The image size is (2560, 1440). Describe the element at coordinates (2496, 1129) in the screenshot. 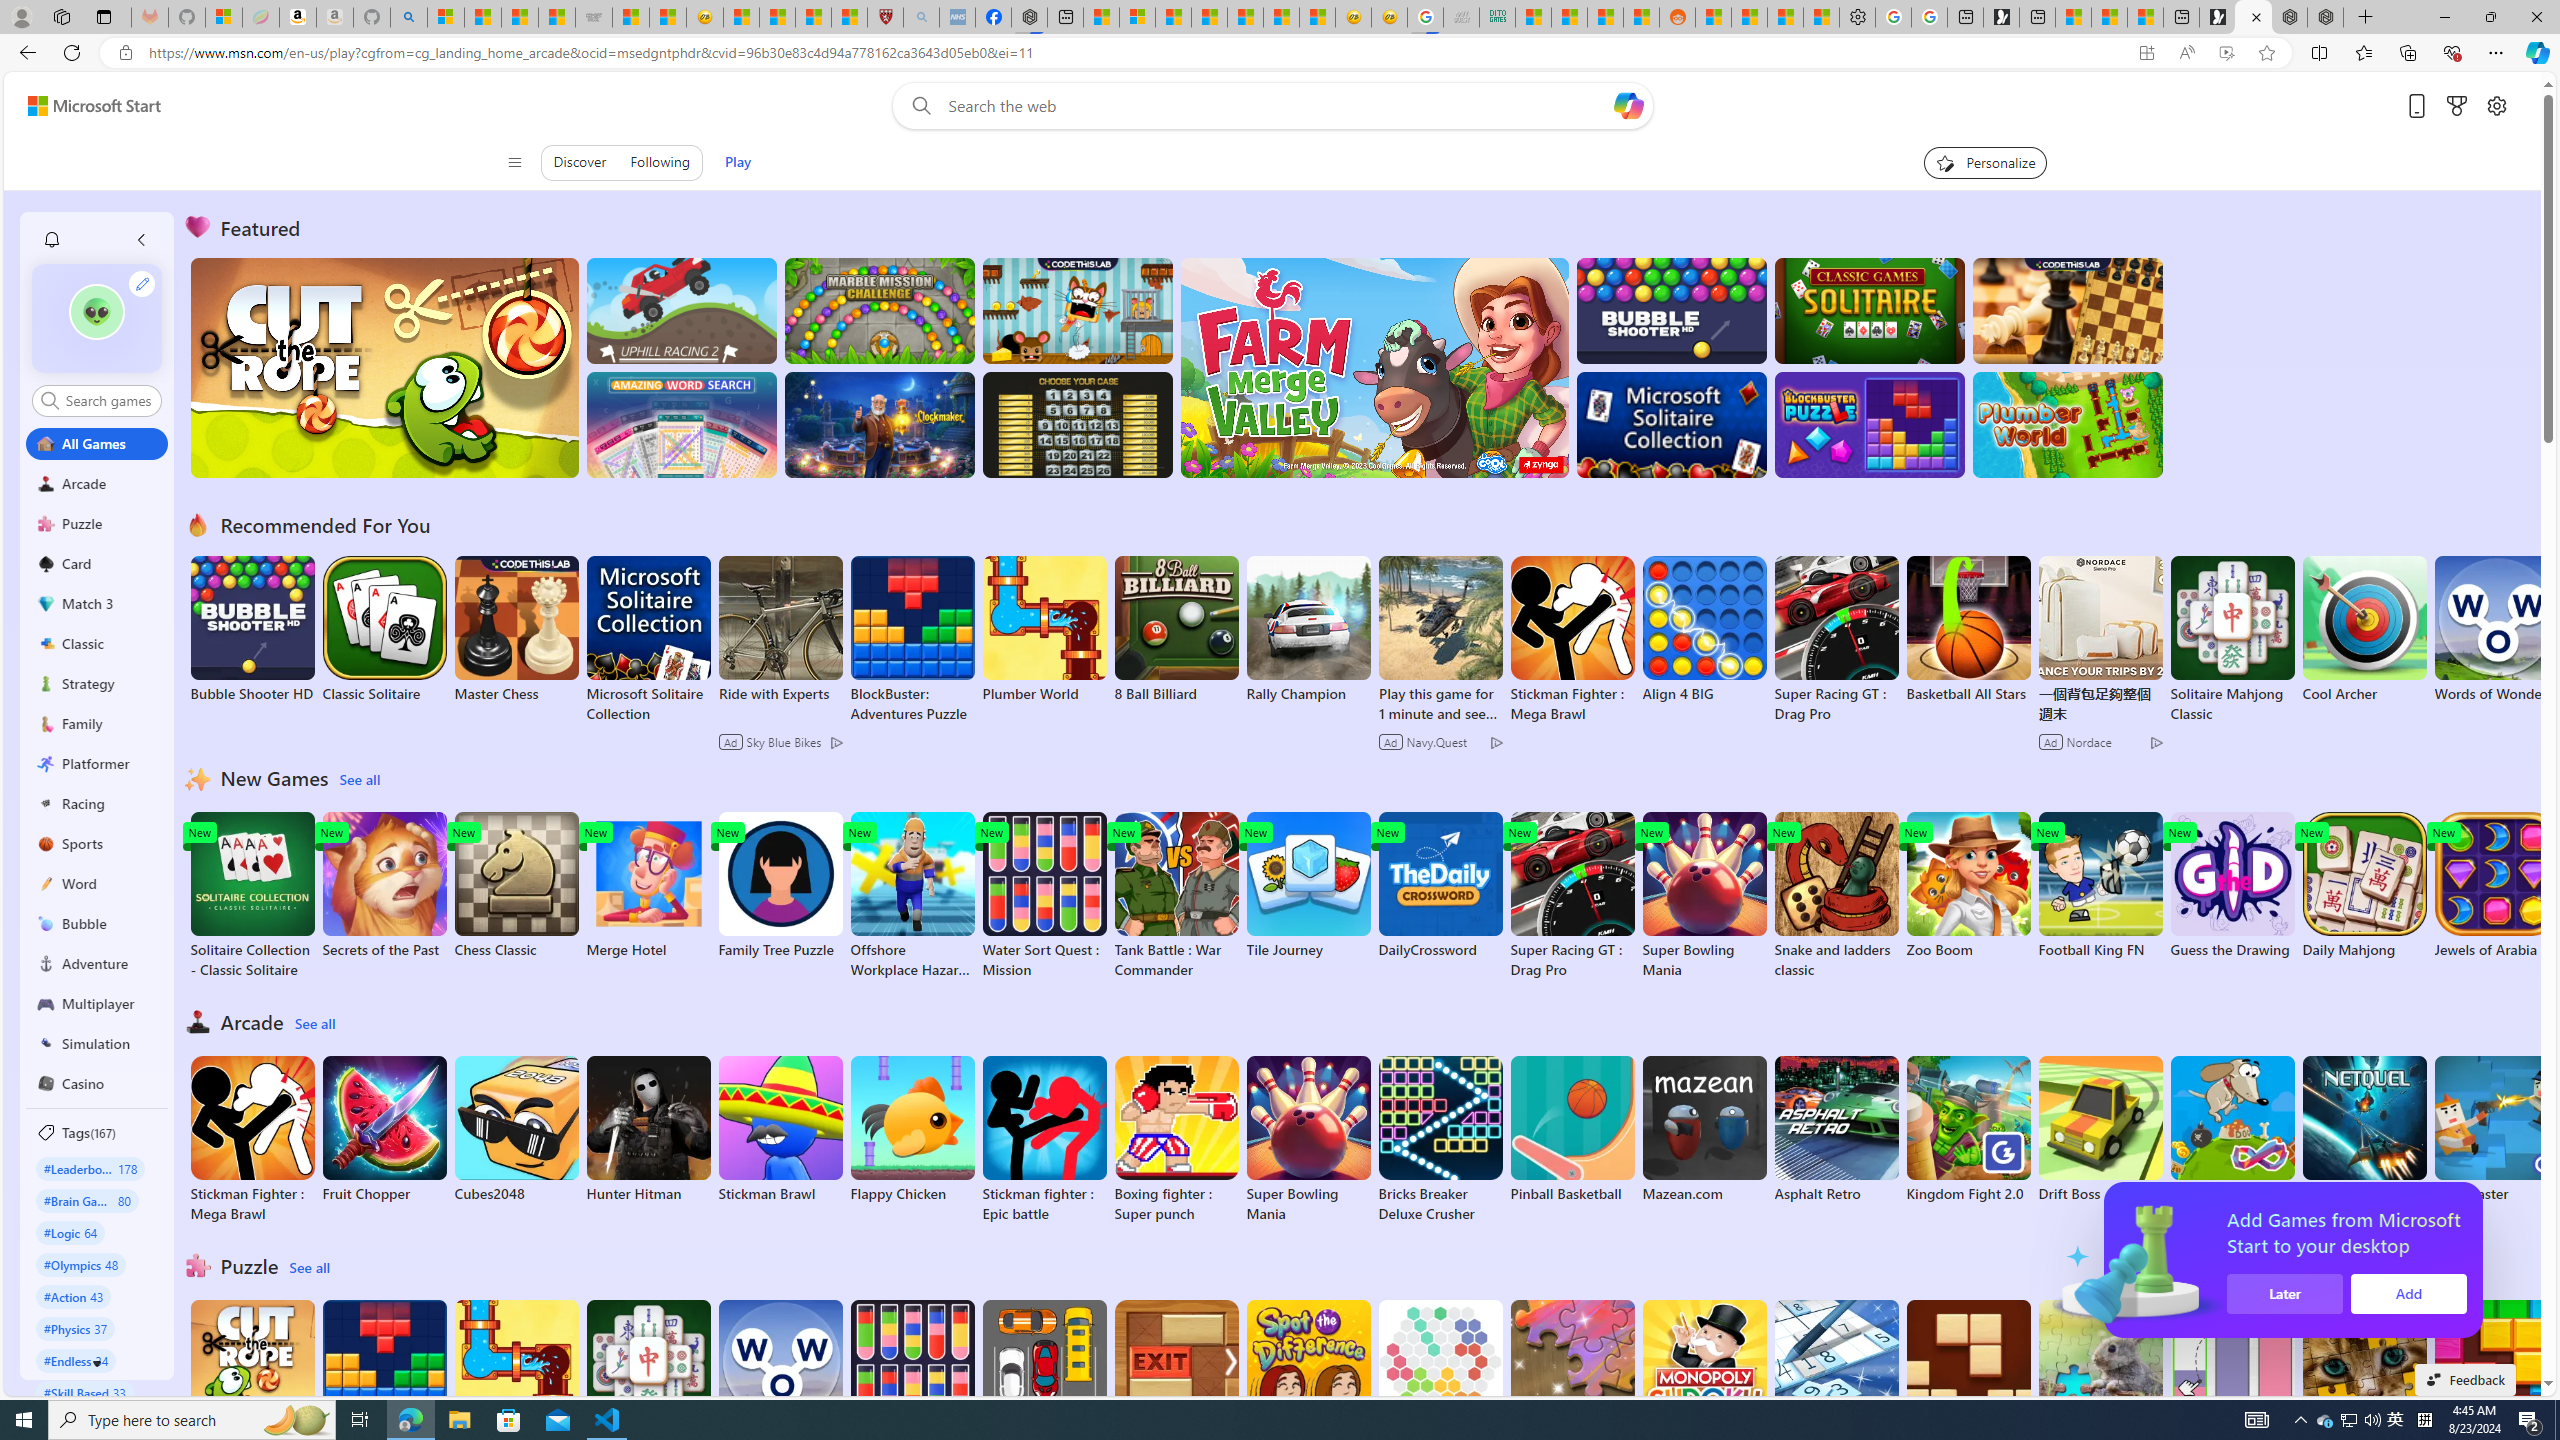

I see `'Gun Master'` at that location.